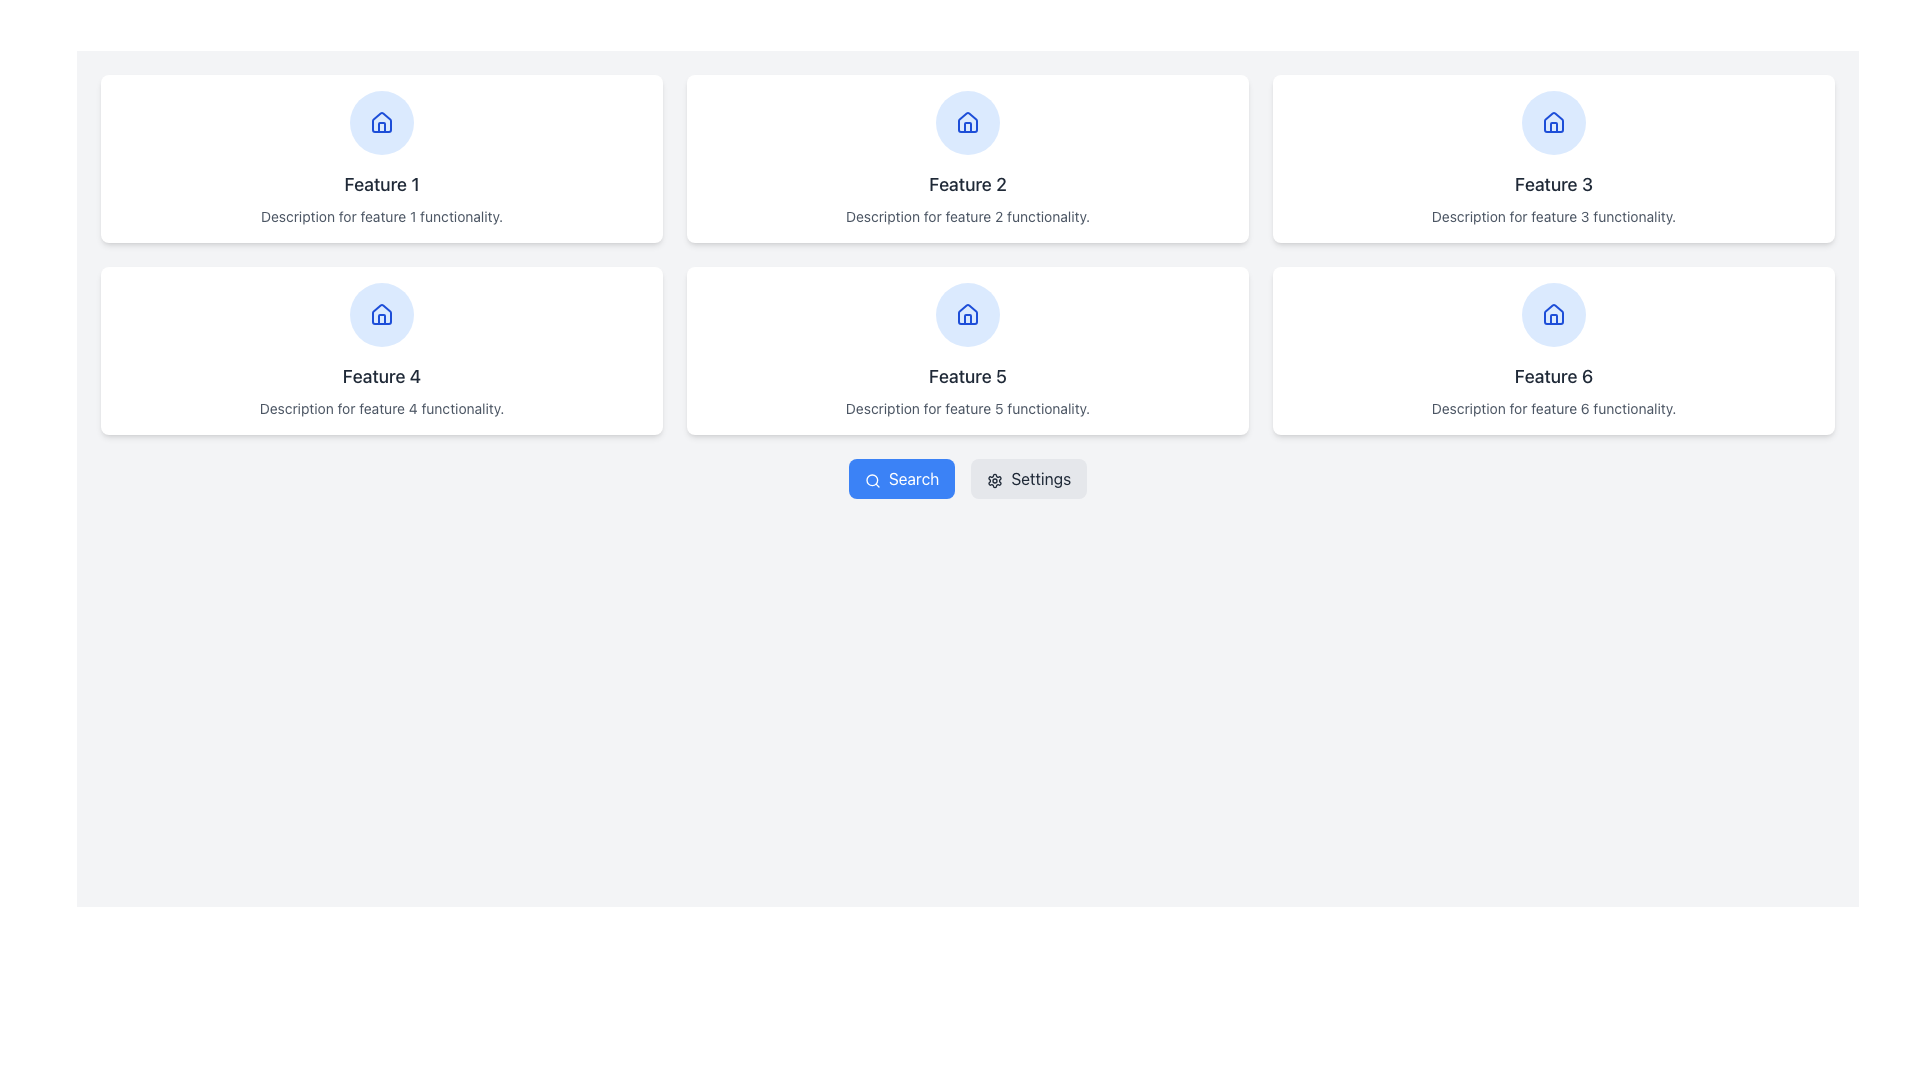  What do you see at coordinates (968, 122) in the screenshot?
I see `the icon representing the 'Feature 2' functionality, which is centered within the circular blue background of the 'Feature 2' card in the grid interface` at bounding box center [968, 122].